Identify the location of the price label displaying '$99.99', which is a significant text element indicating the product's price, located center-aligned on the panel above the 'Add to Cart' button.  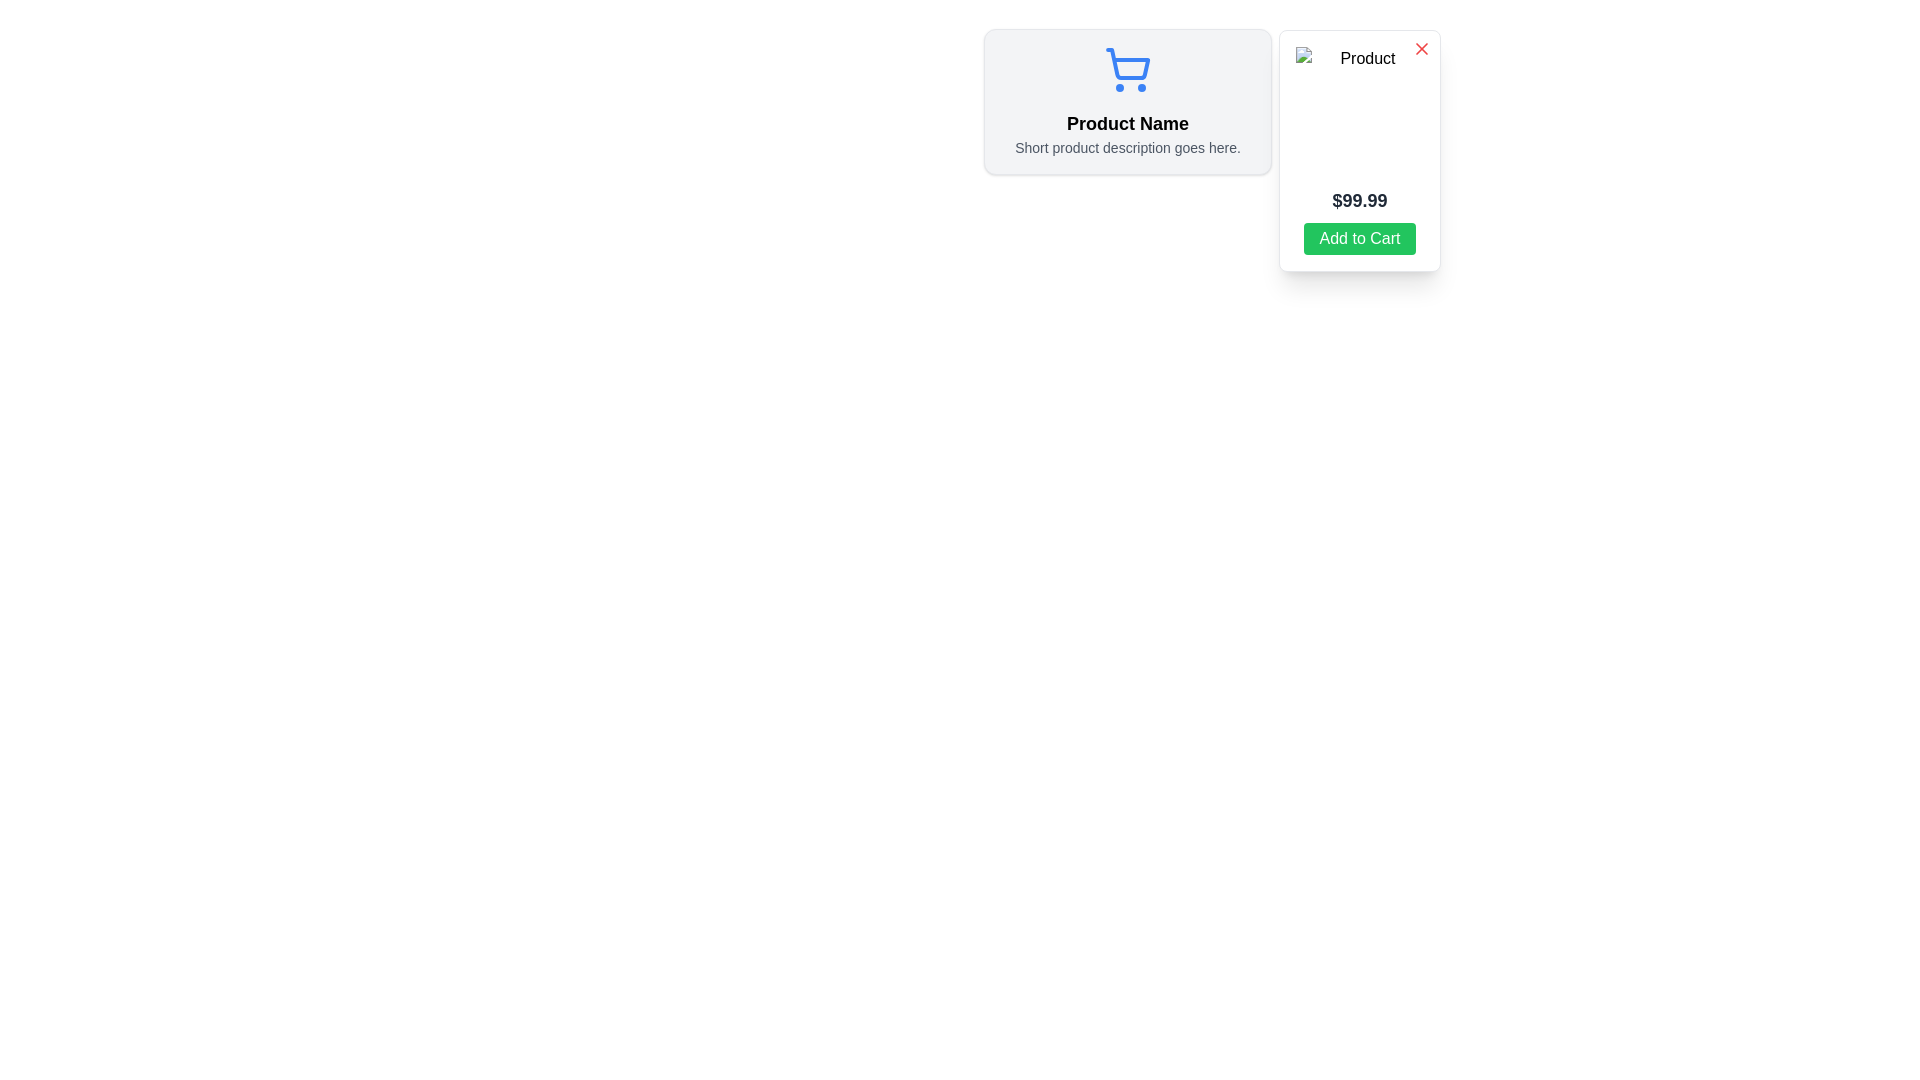
(1359, 200).